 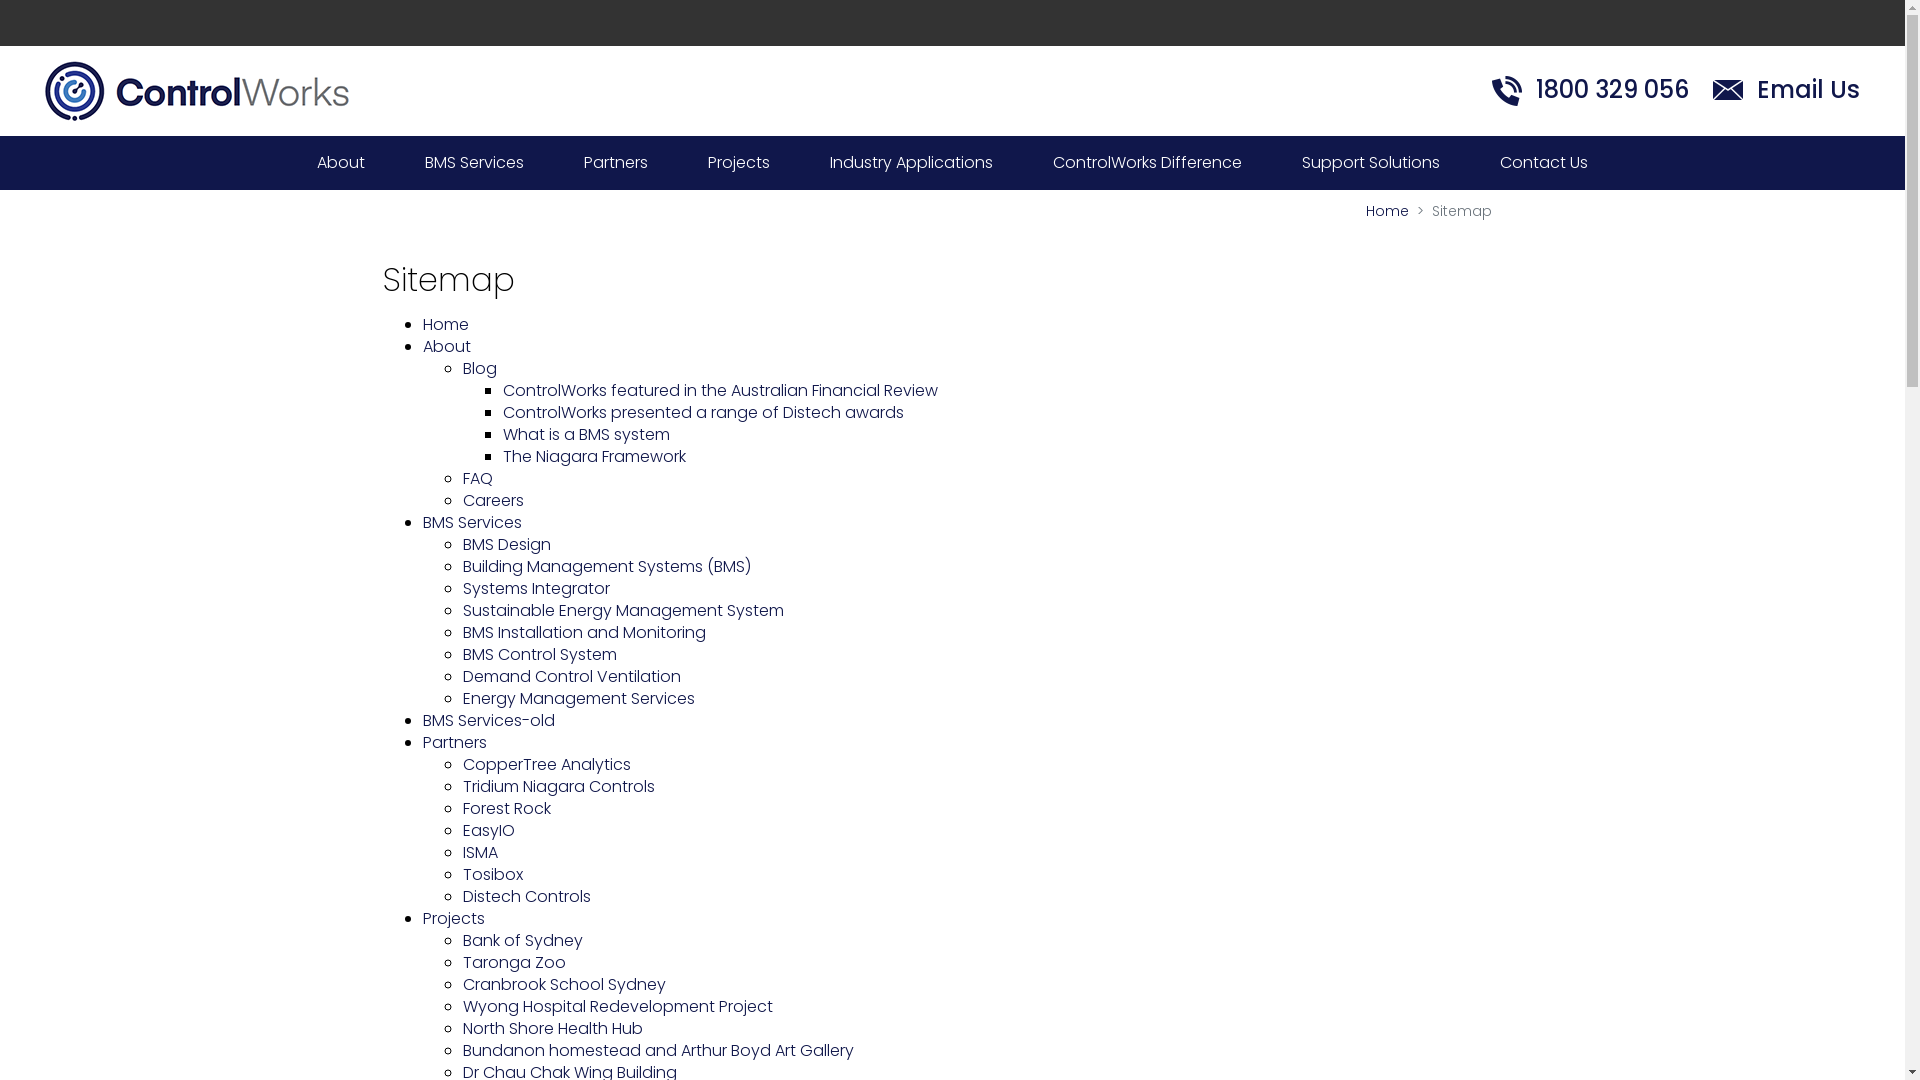 I want to click on 'Tridium Niagara Controls', so click(x=557, y=785).